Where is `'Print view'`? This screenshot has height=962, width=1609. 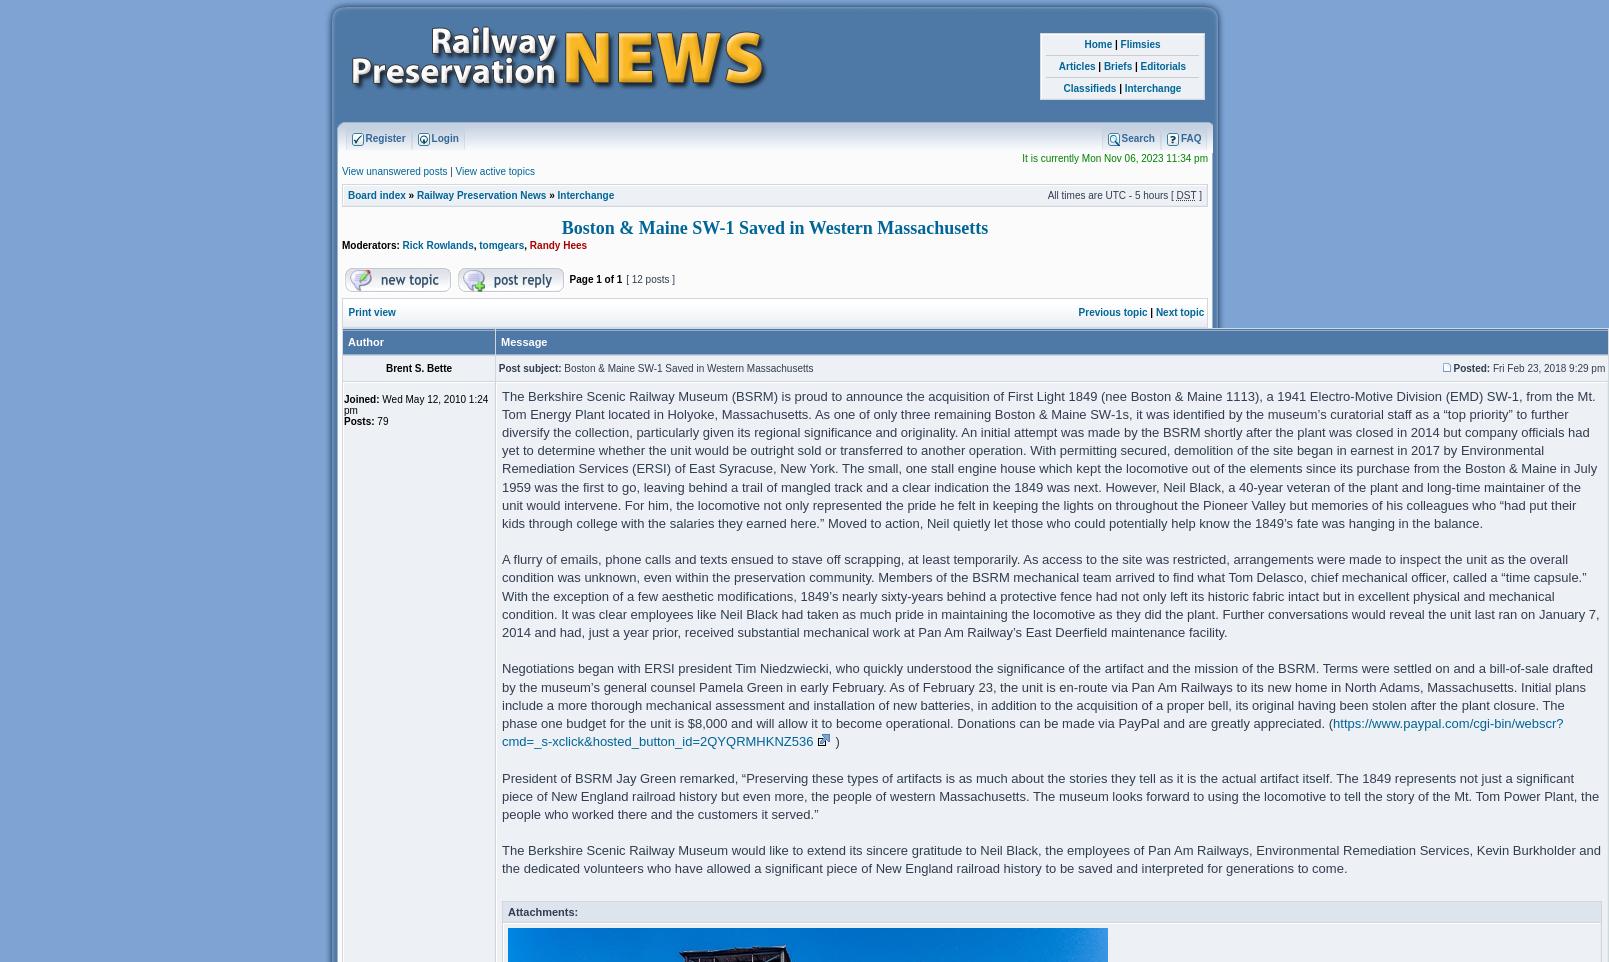 'Print view' is located at coordinates (371, 311).